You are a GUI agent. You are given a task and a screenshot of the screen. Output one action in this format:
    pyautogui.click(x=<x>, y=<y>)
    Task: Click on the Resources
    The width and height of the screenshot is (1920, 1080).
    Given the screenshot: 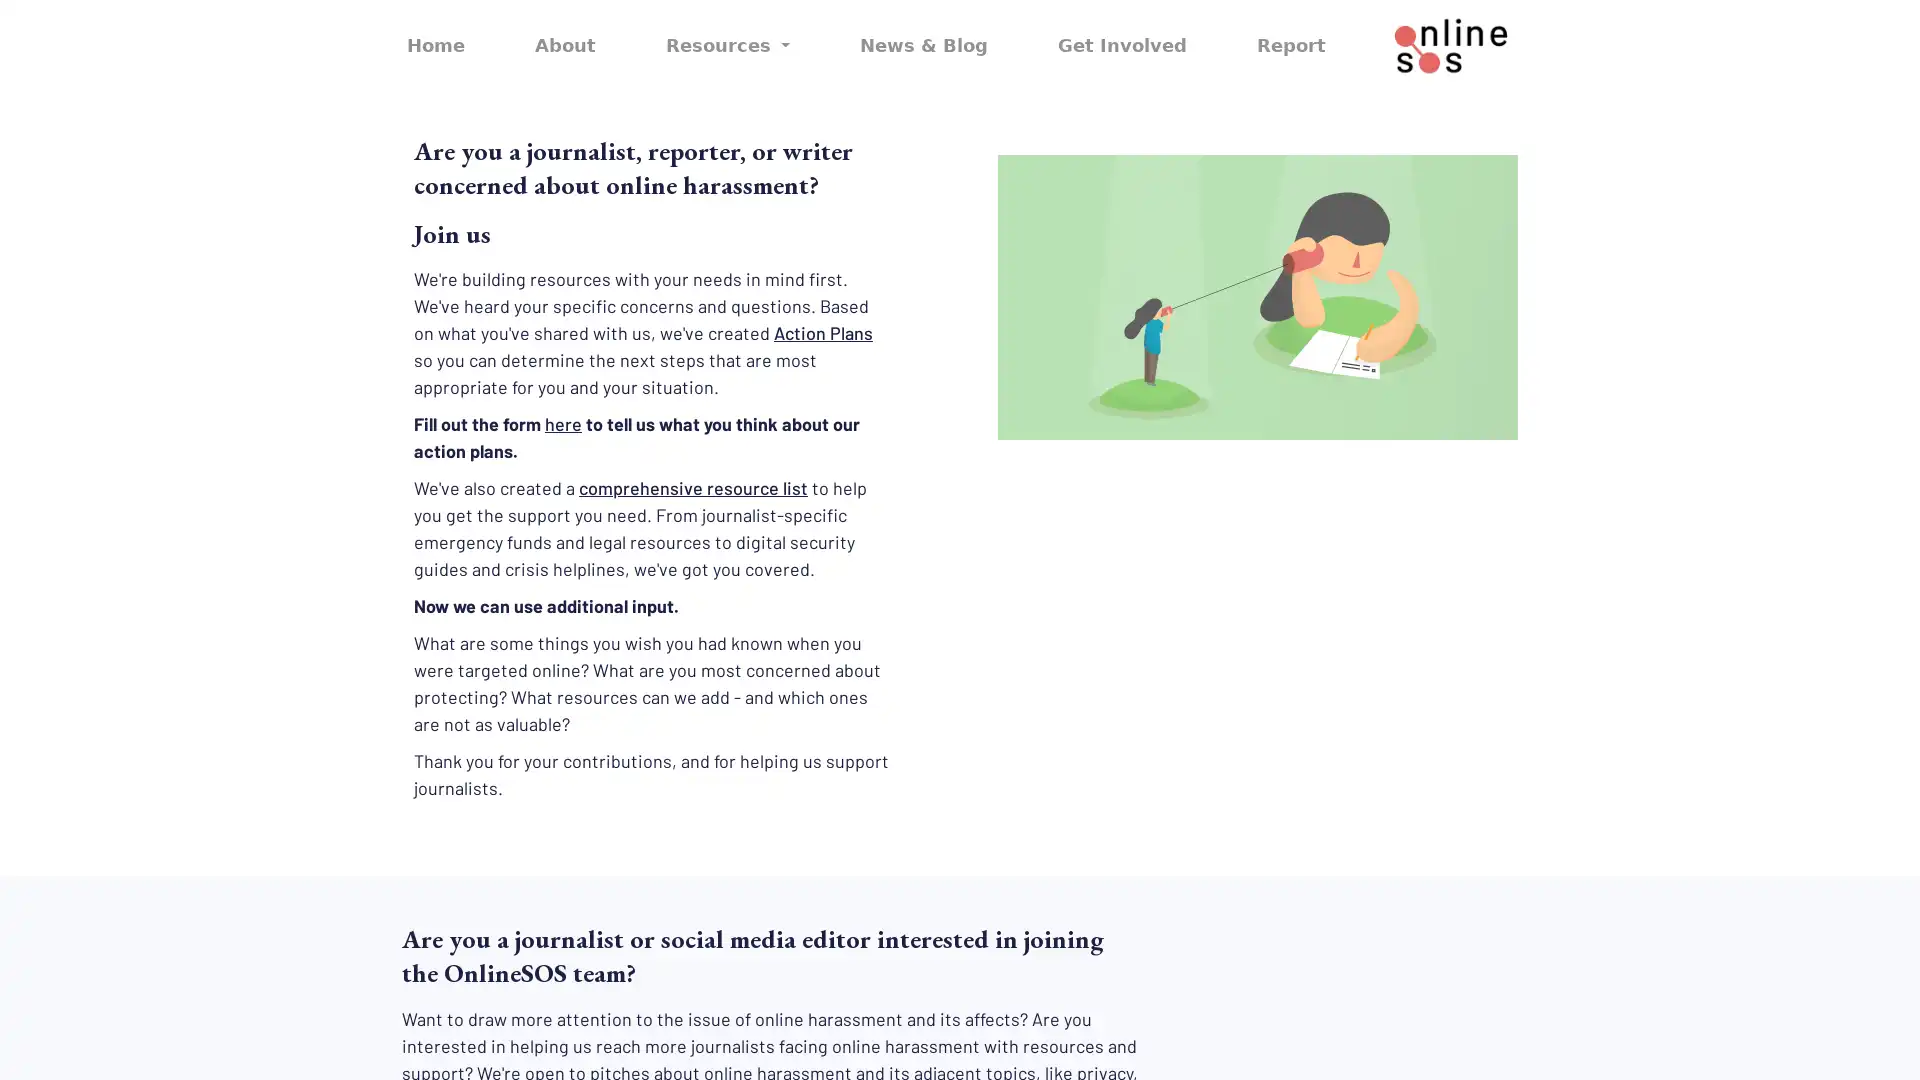 What is the action you would take?
    pyautogui.click(x=692, y=44)
    